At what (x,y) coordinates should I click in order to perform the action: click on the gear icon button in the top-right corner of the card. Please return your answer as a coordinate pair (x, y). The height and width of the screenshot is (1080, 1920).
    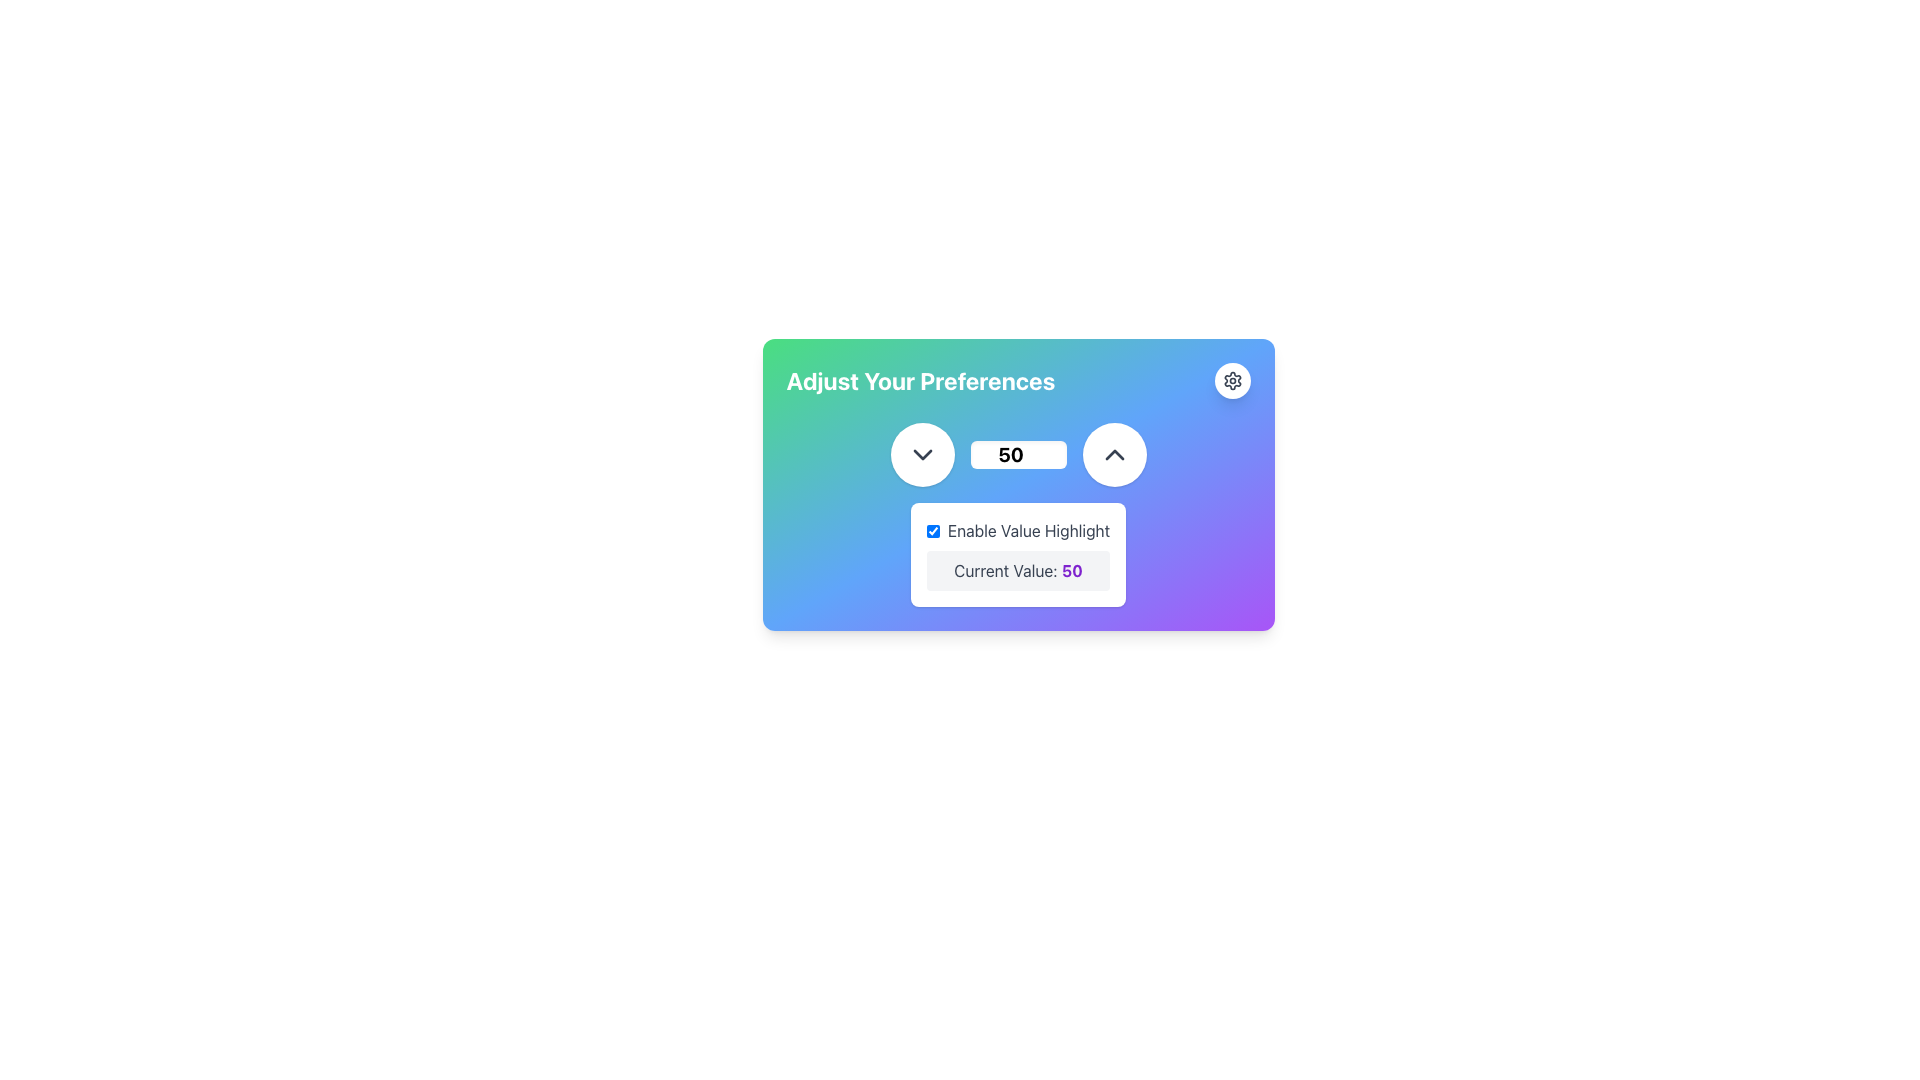
    Looking at the image, I should click on (1231, 381).